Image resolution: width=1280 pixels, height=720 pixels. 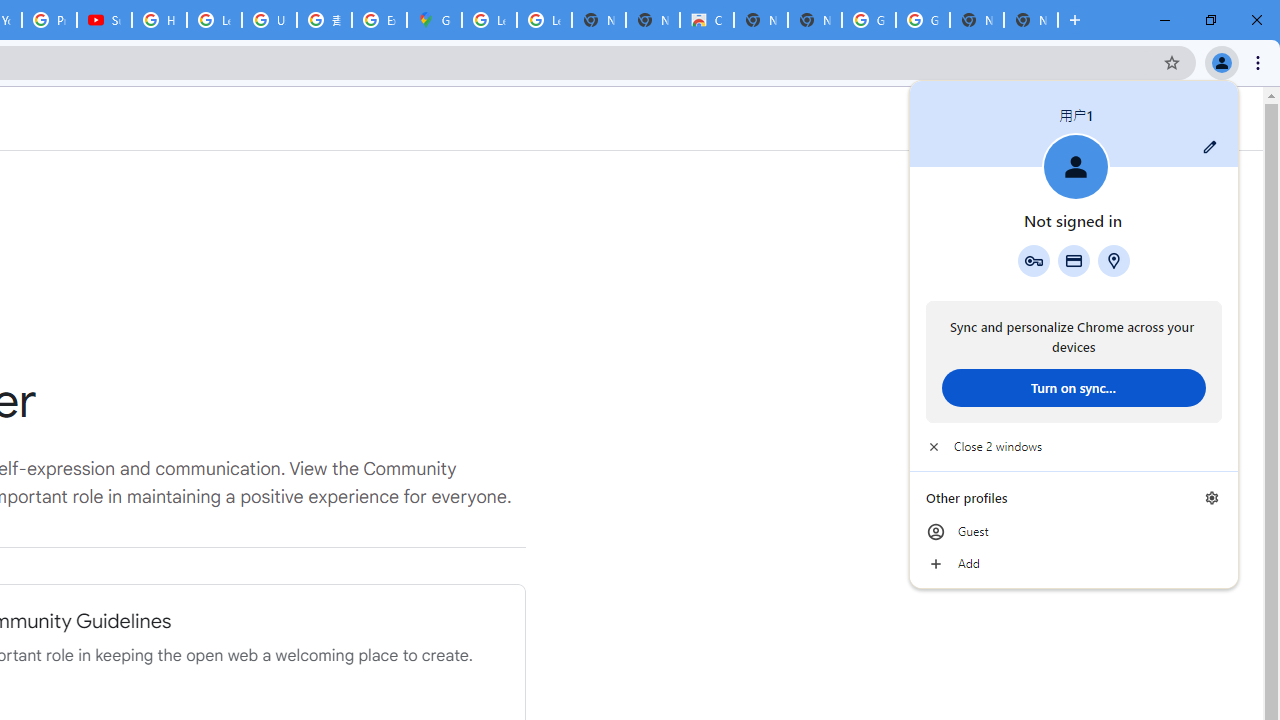 What do you see at coordinates (158, 20) in the screenshot?
I see `'How Chrome protects your passwords - Google Chrome Help'` at bounding box center [158, 20].